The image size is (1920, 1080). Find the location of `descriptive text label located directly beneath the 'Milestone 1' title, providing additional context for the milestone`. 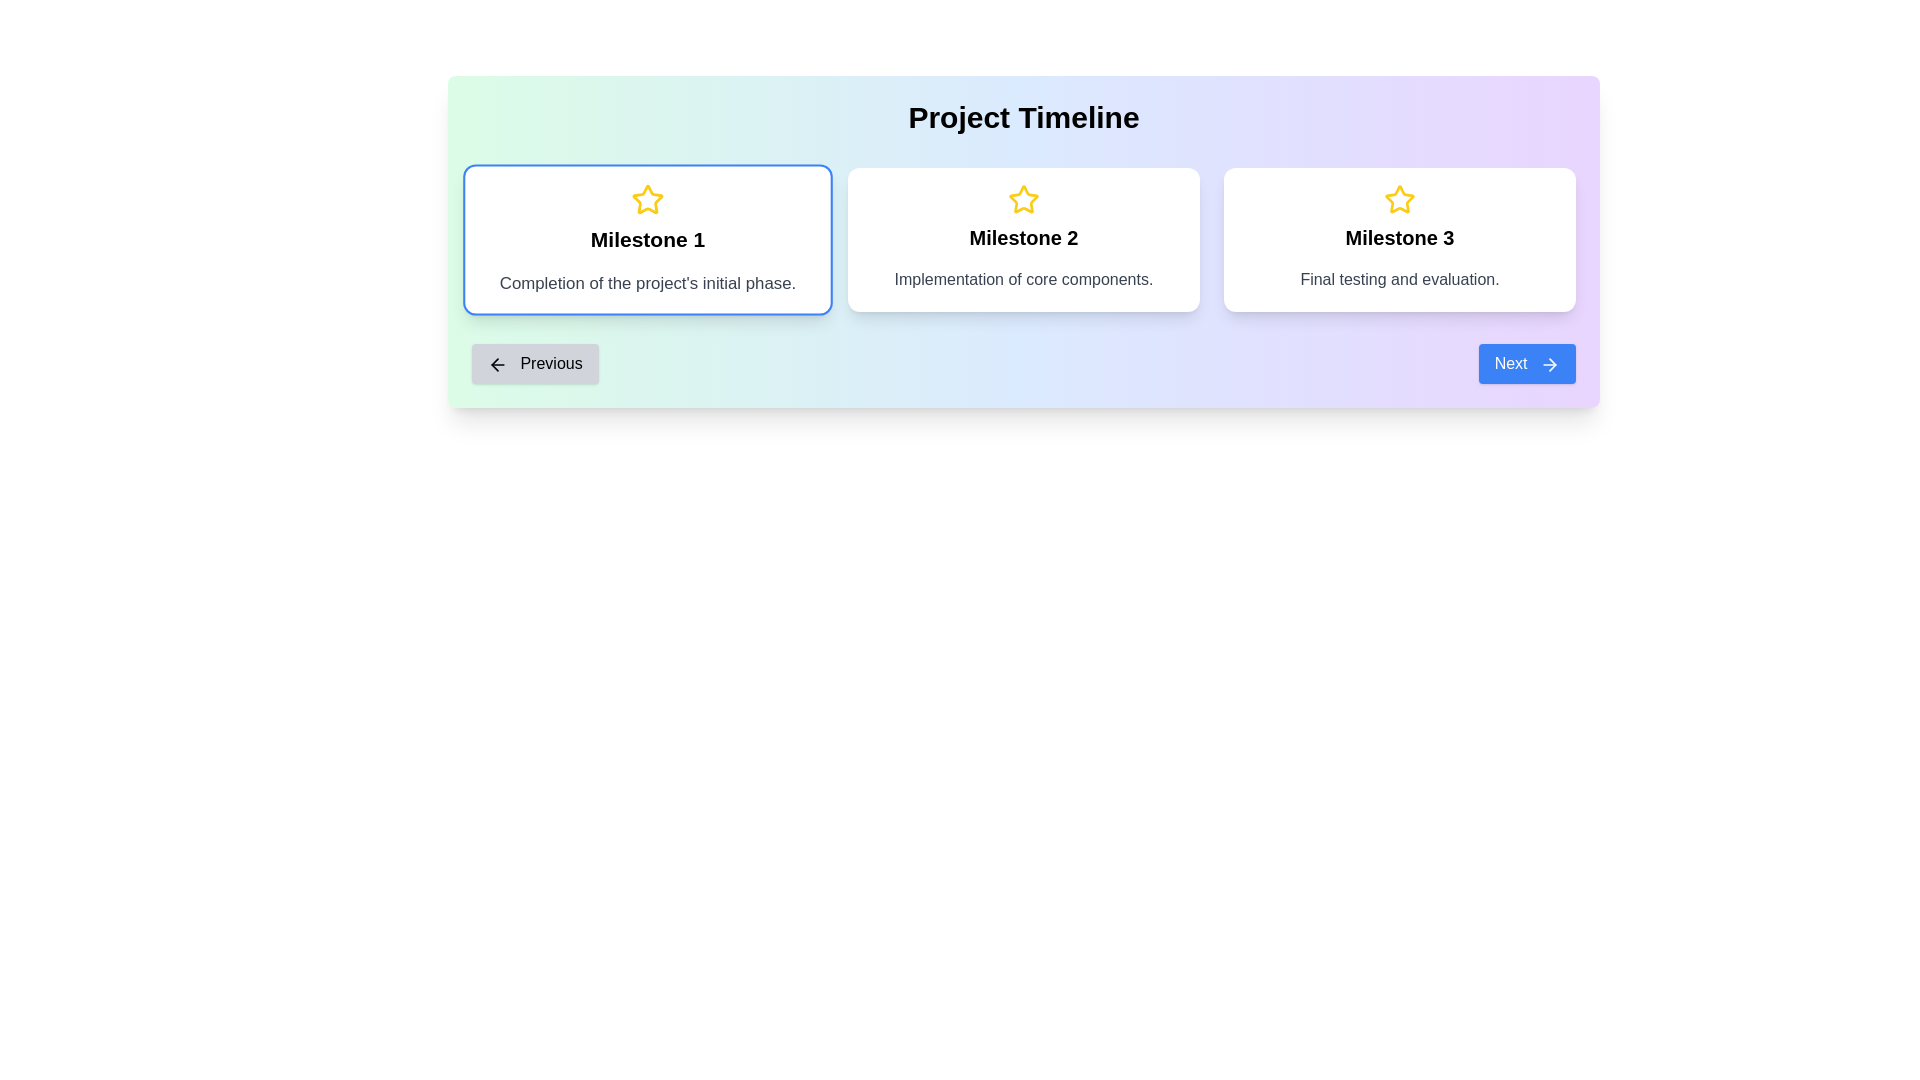

descriptive text label located directly beneath the 'Milestone 1' title, providing additional context for the milestone is located at coordinates (648, 284).